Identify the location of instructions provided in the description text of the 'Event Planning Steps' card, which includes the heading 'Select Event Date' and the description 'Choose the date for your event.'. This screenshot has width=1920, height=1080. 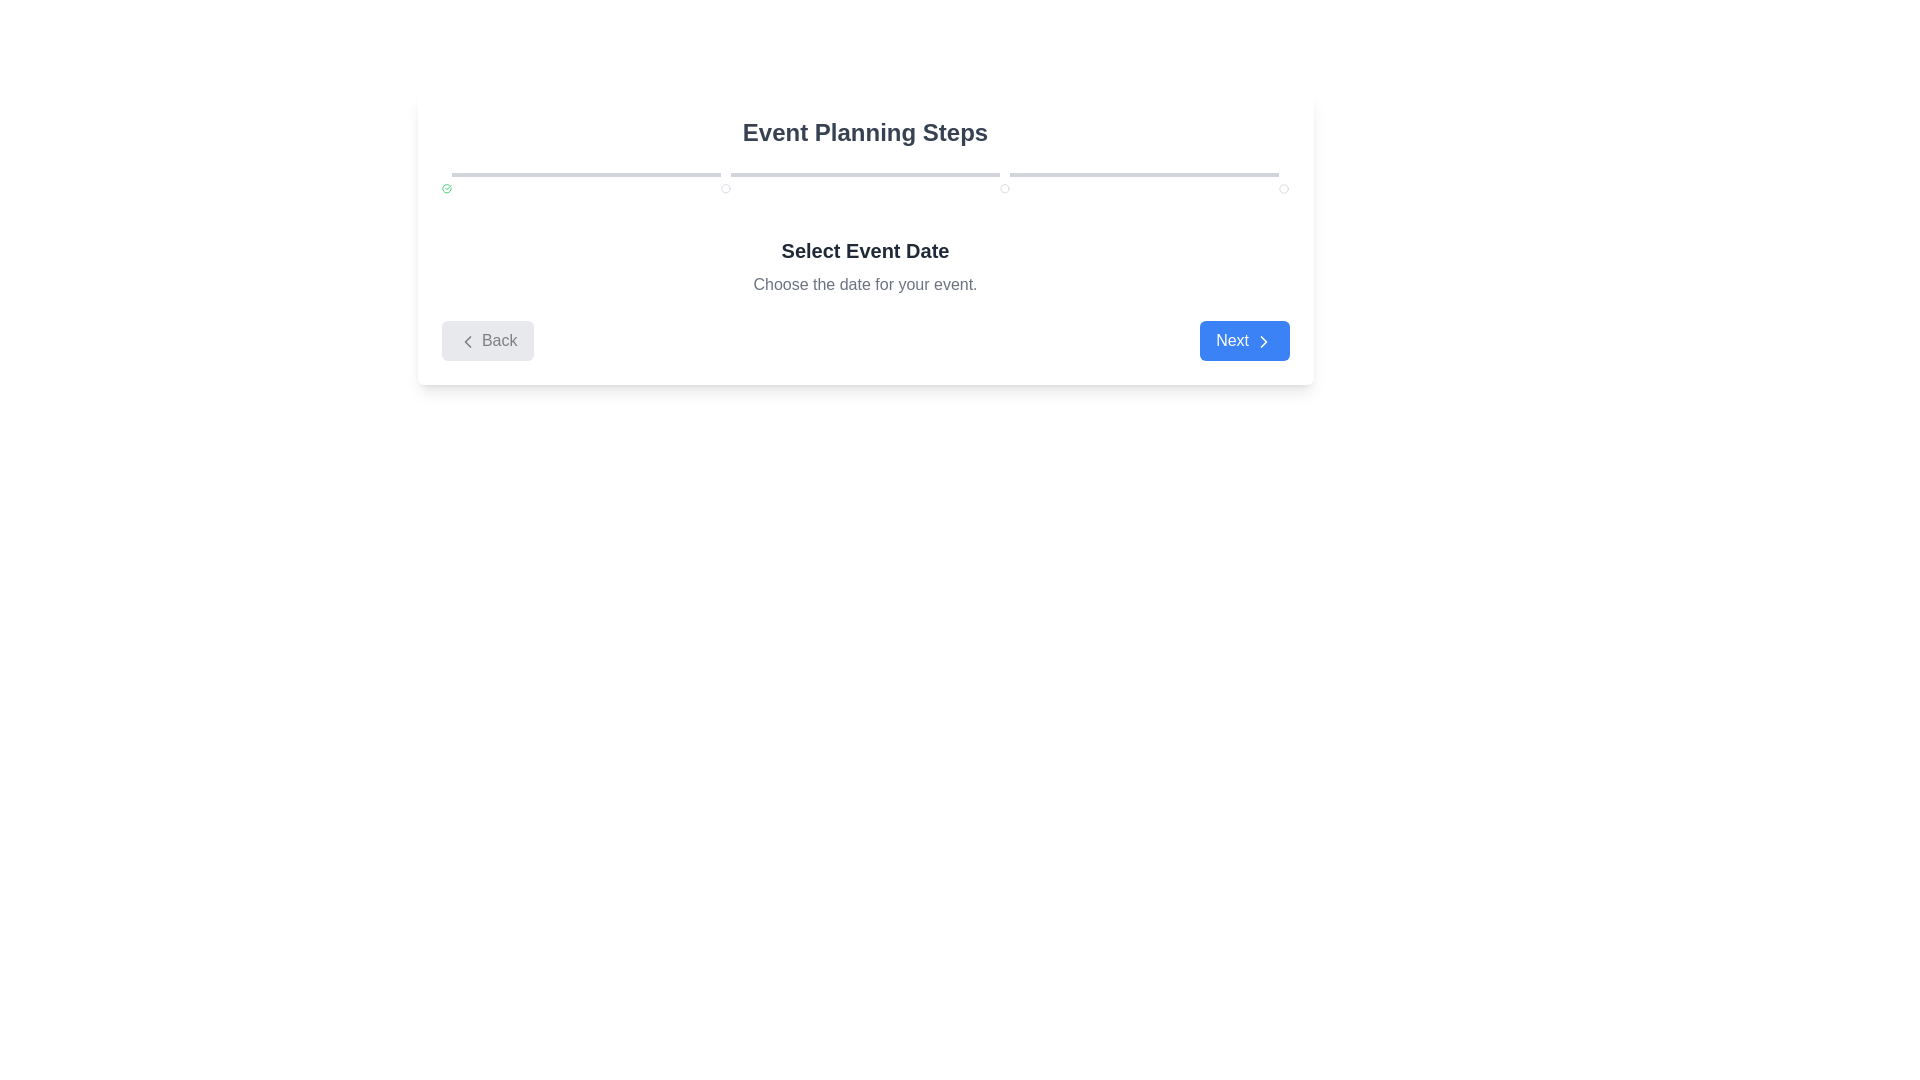
(865, 238).